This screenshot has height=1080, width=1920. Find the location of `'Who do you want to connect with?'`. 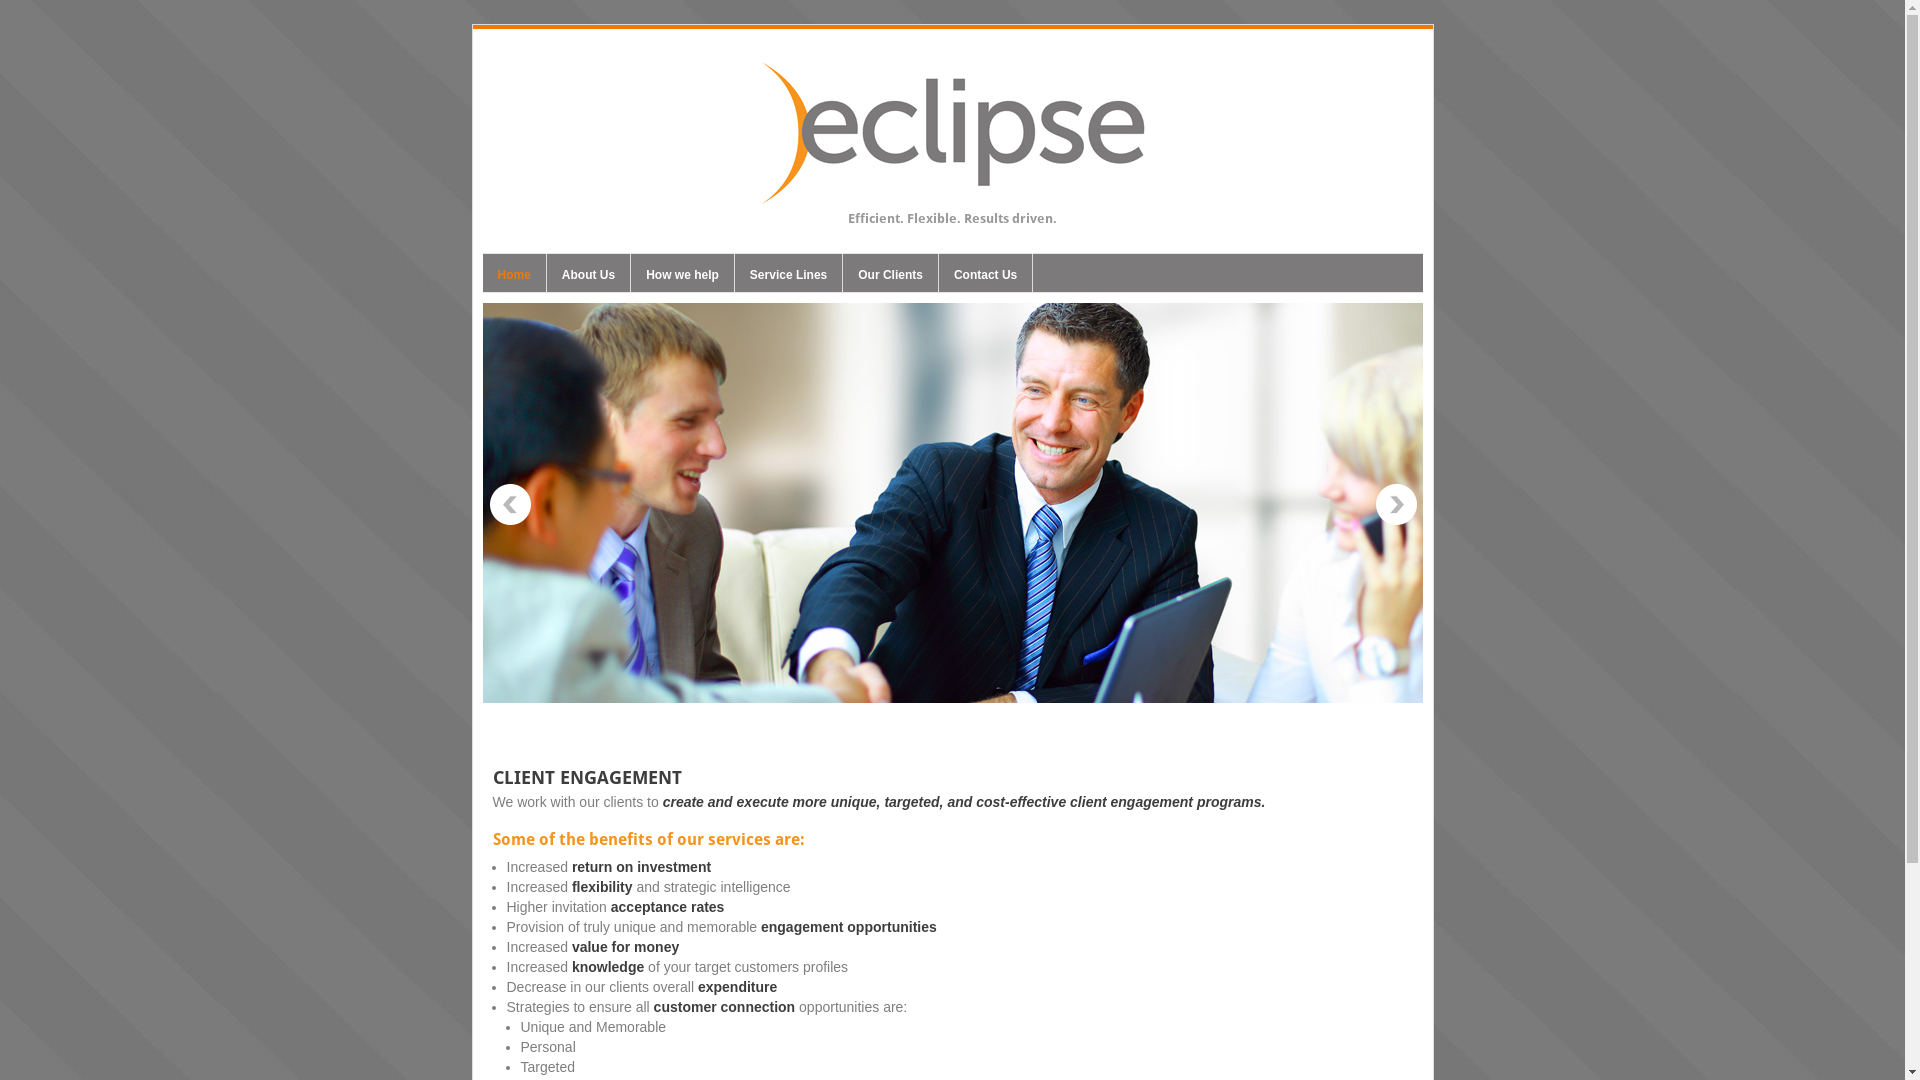

'Who do you want to connect with?' is located at coordinates (950, 501).